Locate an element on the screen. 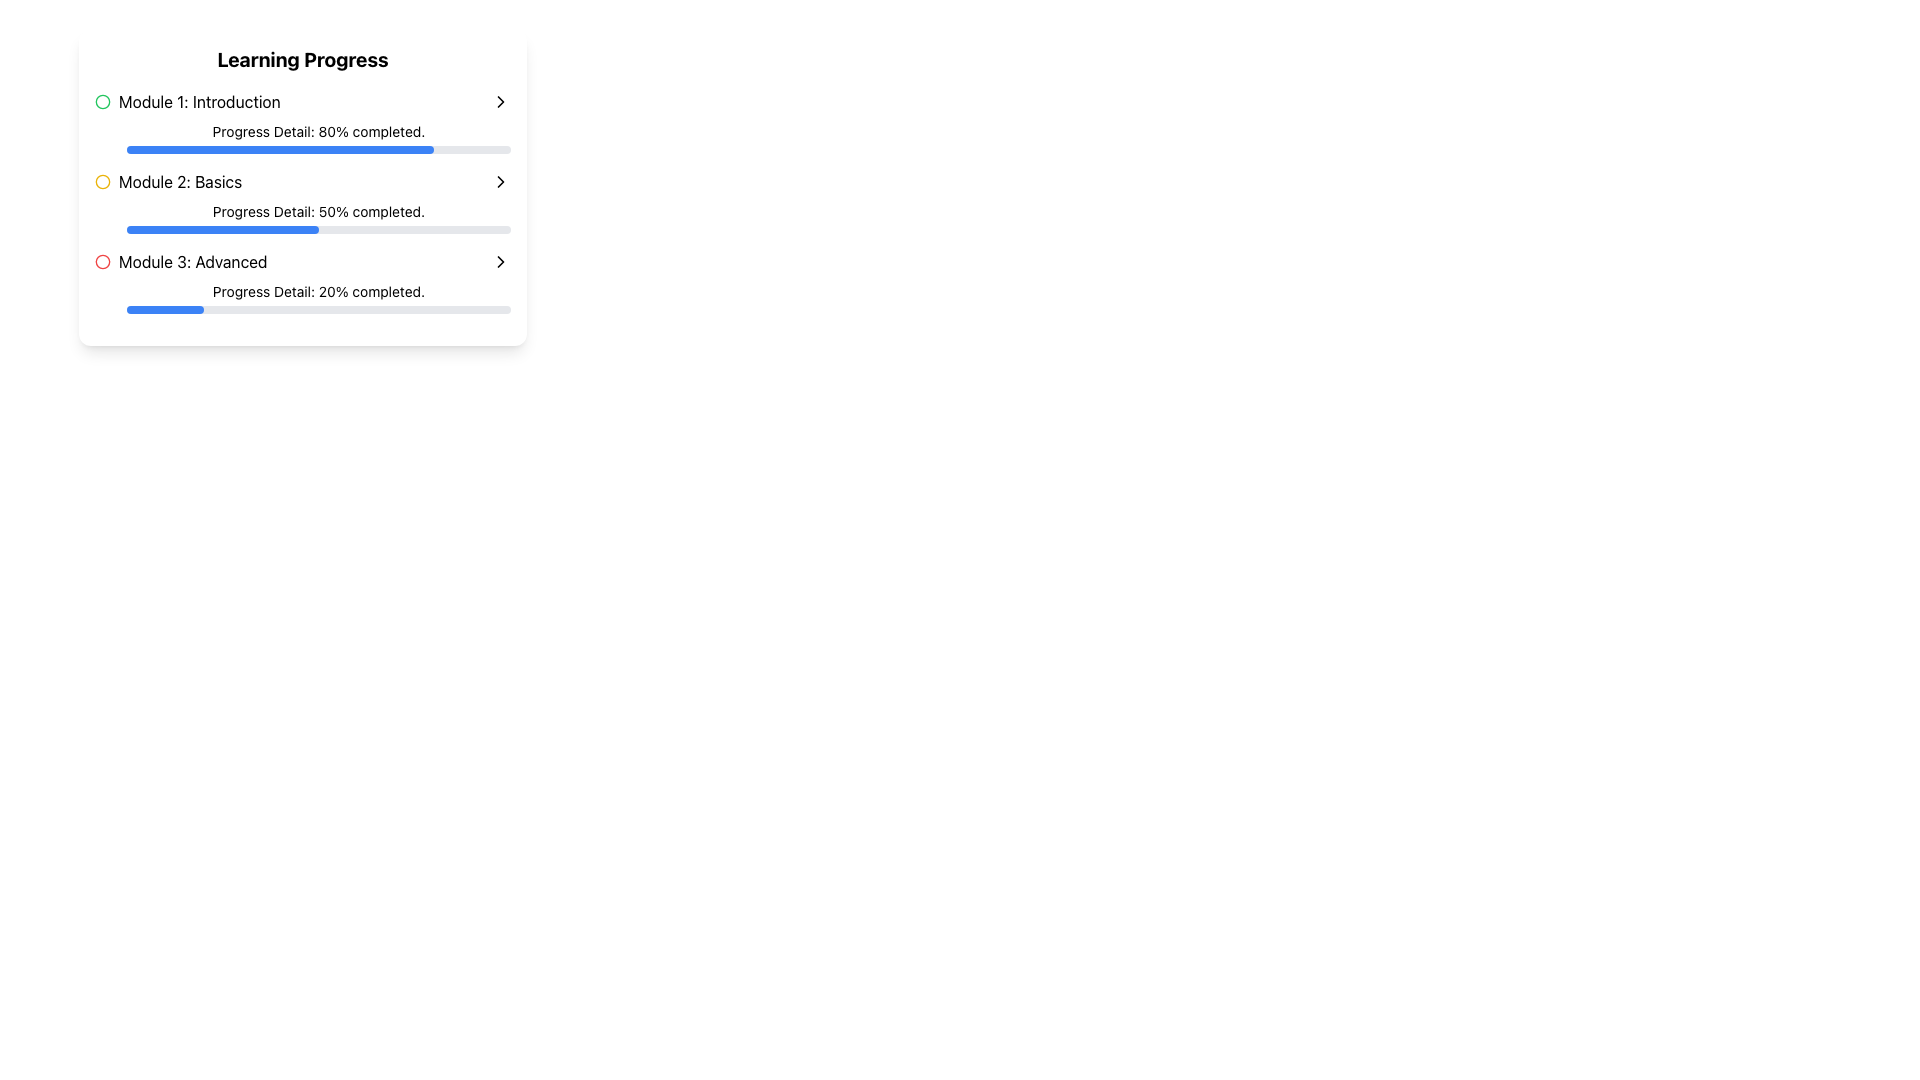 The image size is (1920, 1080). the chevron icon located at the far right of the row labeled 'Module 1: Introduction' is located at coordinates (500, 101).